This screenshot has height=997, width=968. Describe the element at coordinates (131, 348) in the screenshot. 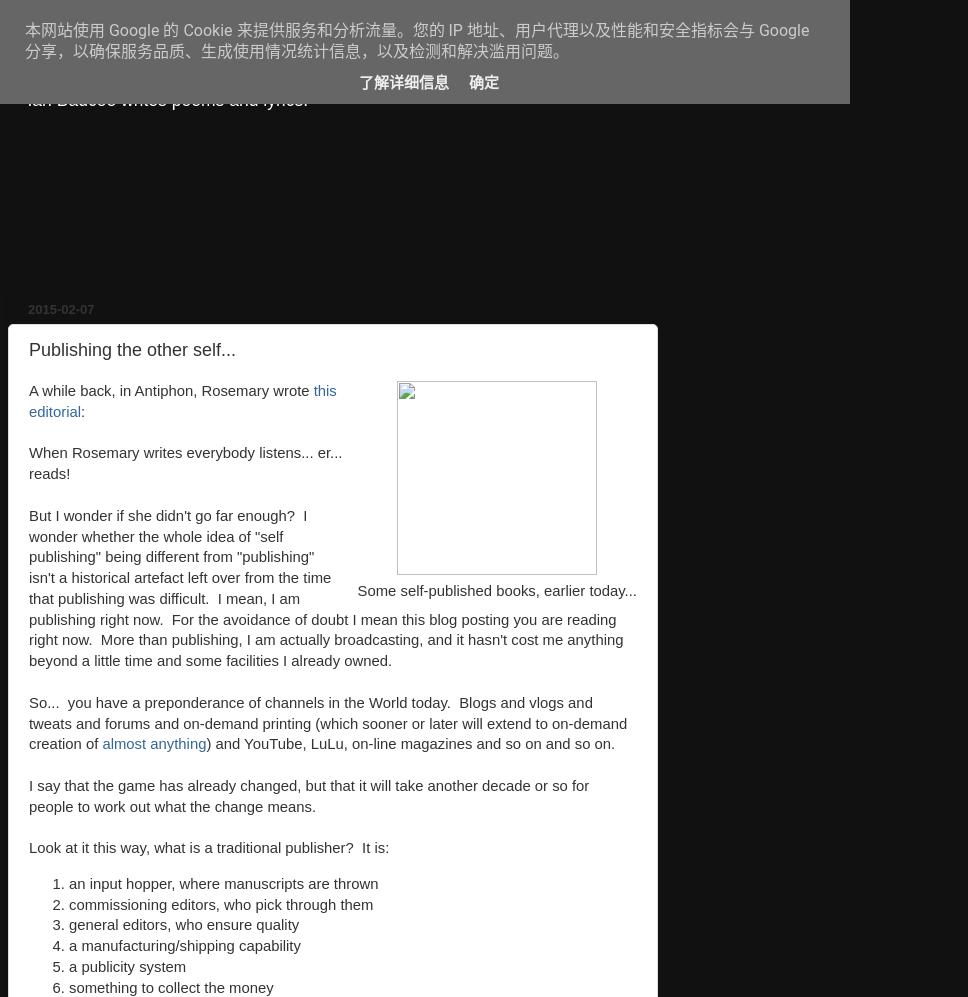

I see `'Publishing the other self...'` at that location.